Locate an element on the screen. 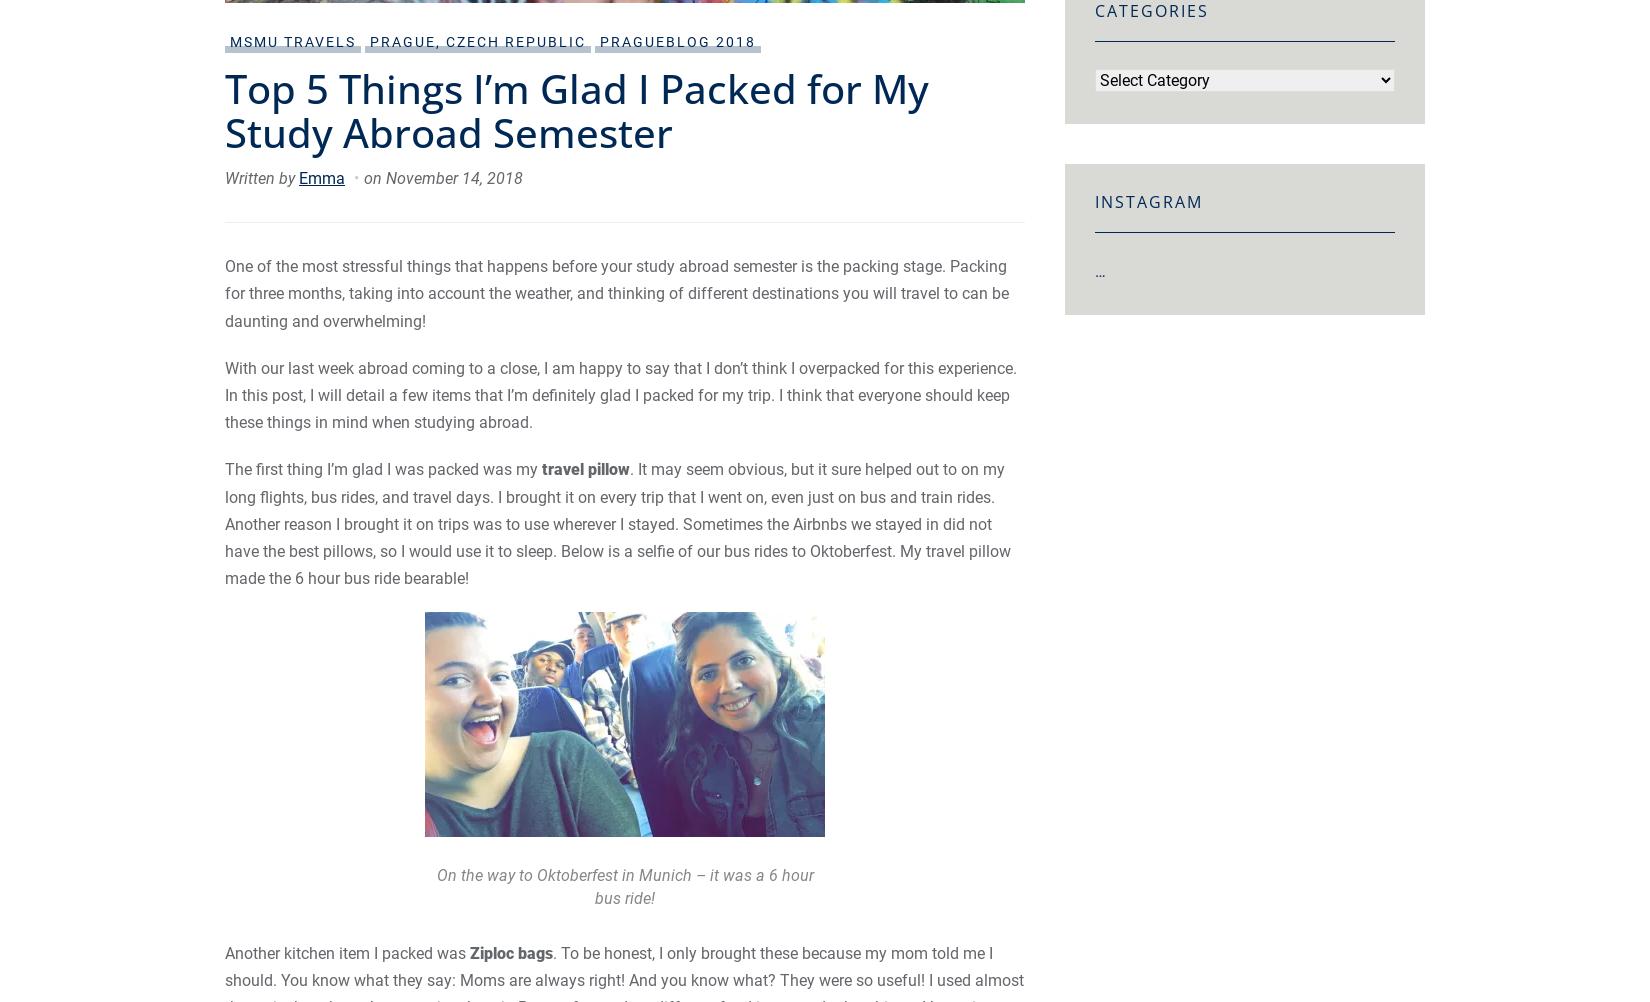 The width and height of the screenshot is (1650, 1002). 'One of the most stressful things that happens before your study abroad semester is the packing stage. Packing for three months, taking into account the weather, and thinking of different destinations you will travel to can be daunting and overwhelming!' is located at coordinates (615, 292).